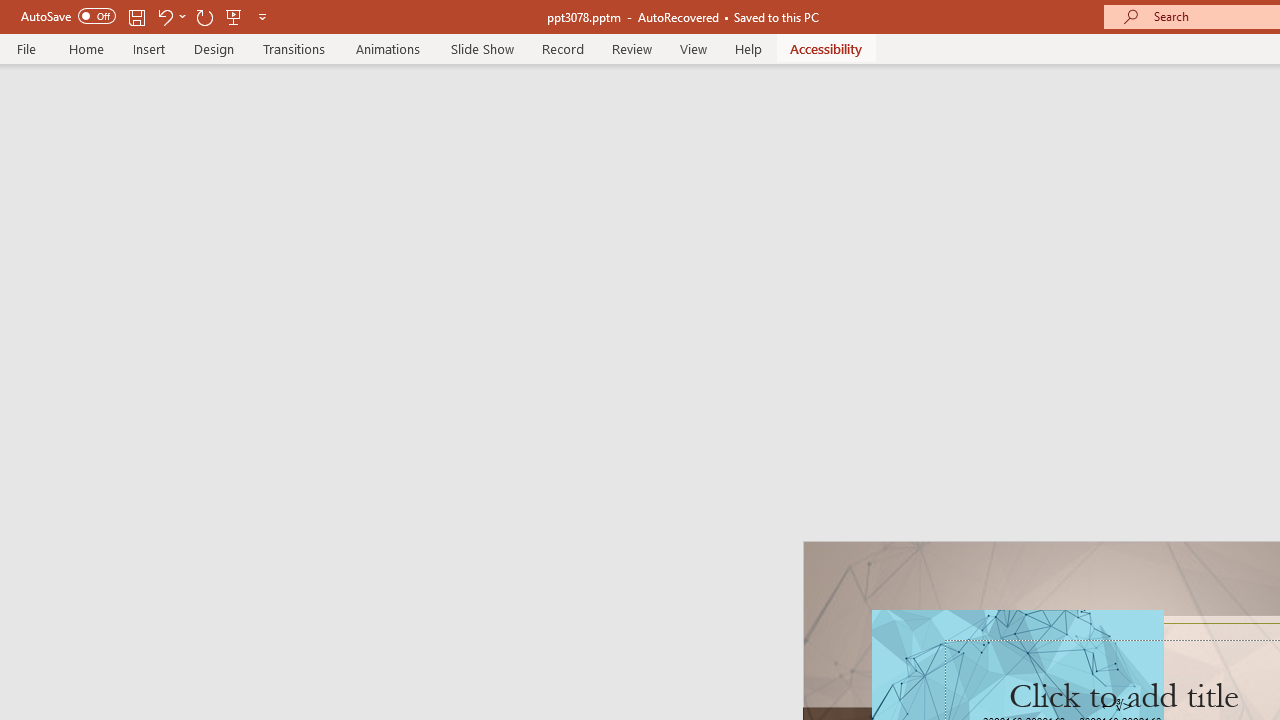 This screenshot has width=1280, height=720. What do you see at coordinates (747, 48) in the screenshot?
I see `'Help'` at bounding box center [747, 48].